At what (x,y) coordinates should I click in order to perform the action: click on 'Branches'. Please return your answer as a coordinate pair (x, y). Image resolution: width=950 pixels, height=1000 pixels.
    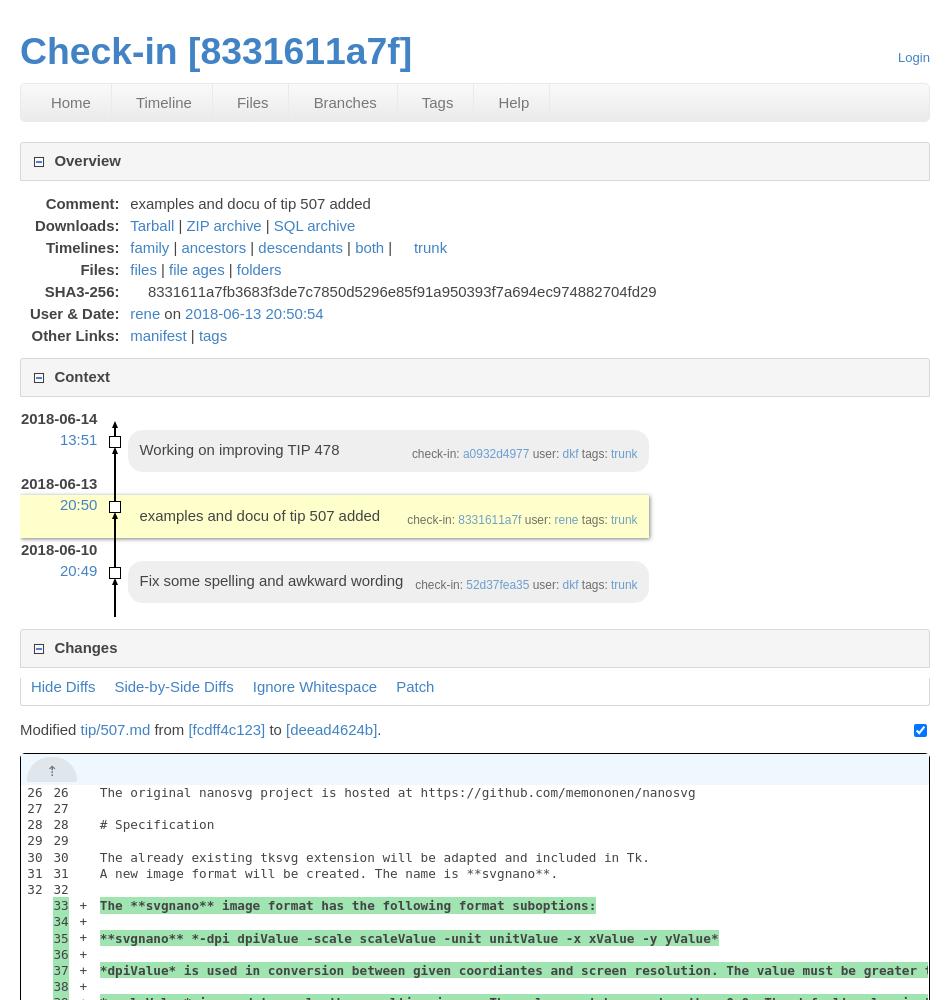
    Looking at the image, I should click on (343, 101).